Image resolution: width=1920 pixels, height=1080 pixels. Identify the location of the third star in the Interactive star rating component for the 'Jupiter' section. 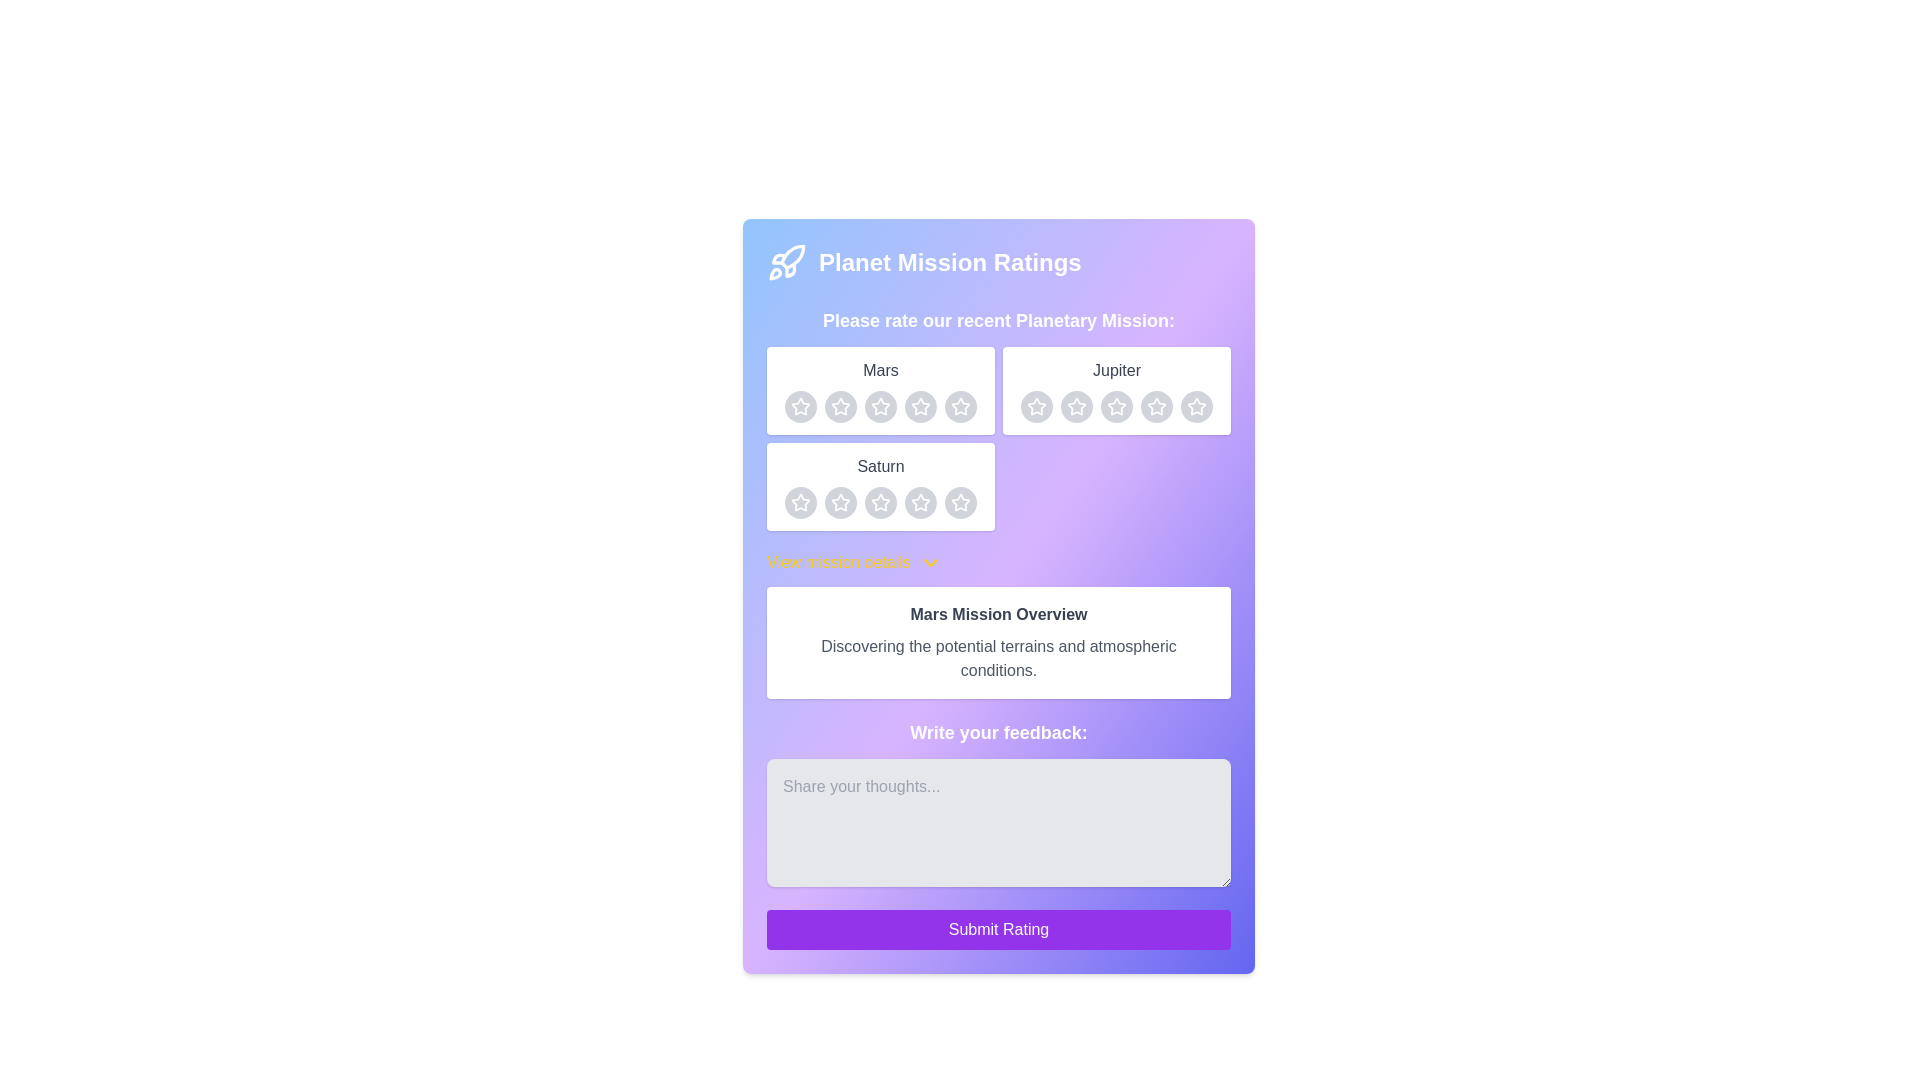
(1036, 406).